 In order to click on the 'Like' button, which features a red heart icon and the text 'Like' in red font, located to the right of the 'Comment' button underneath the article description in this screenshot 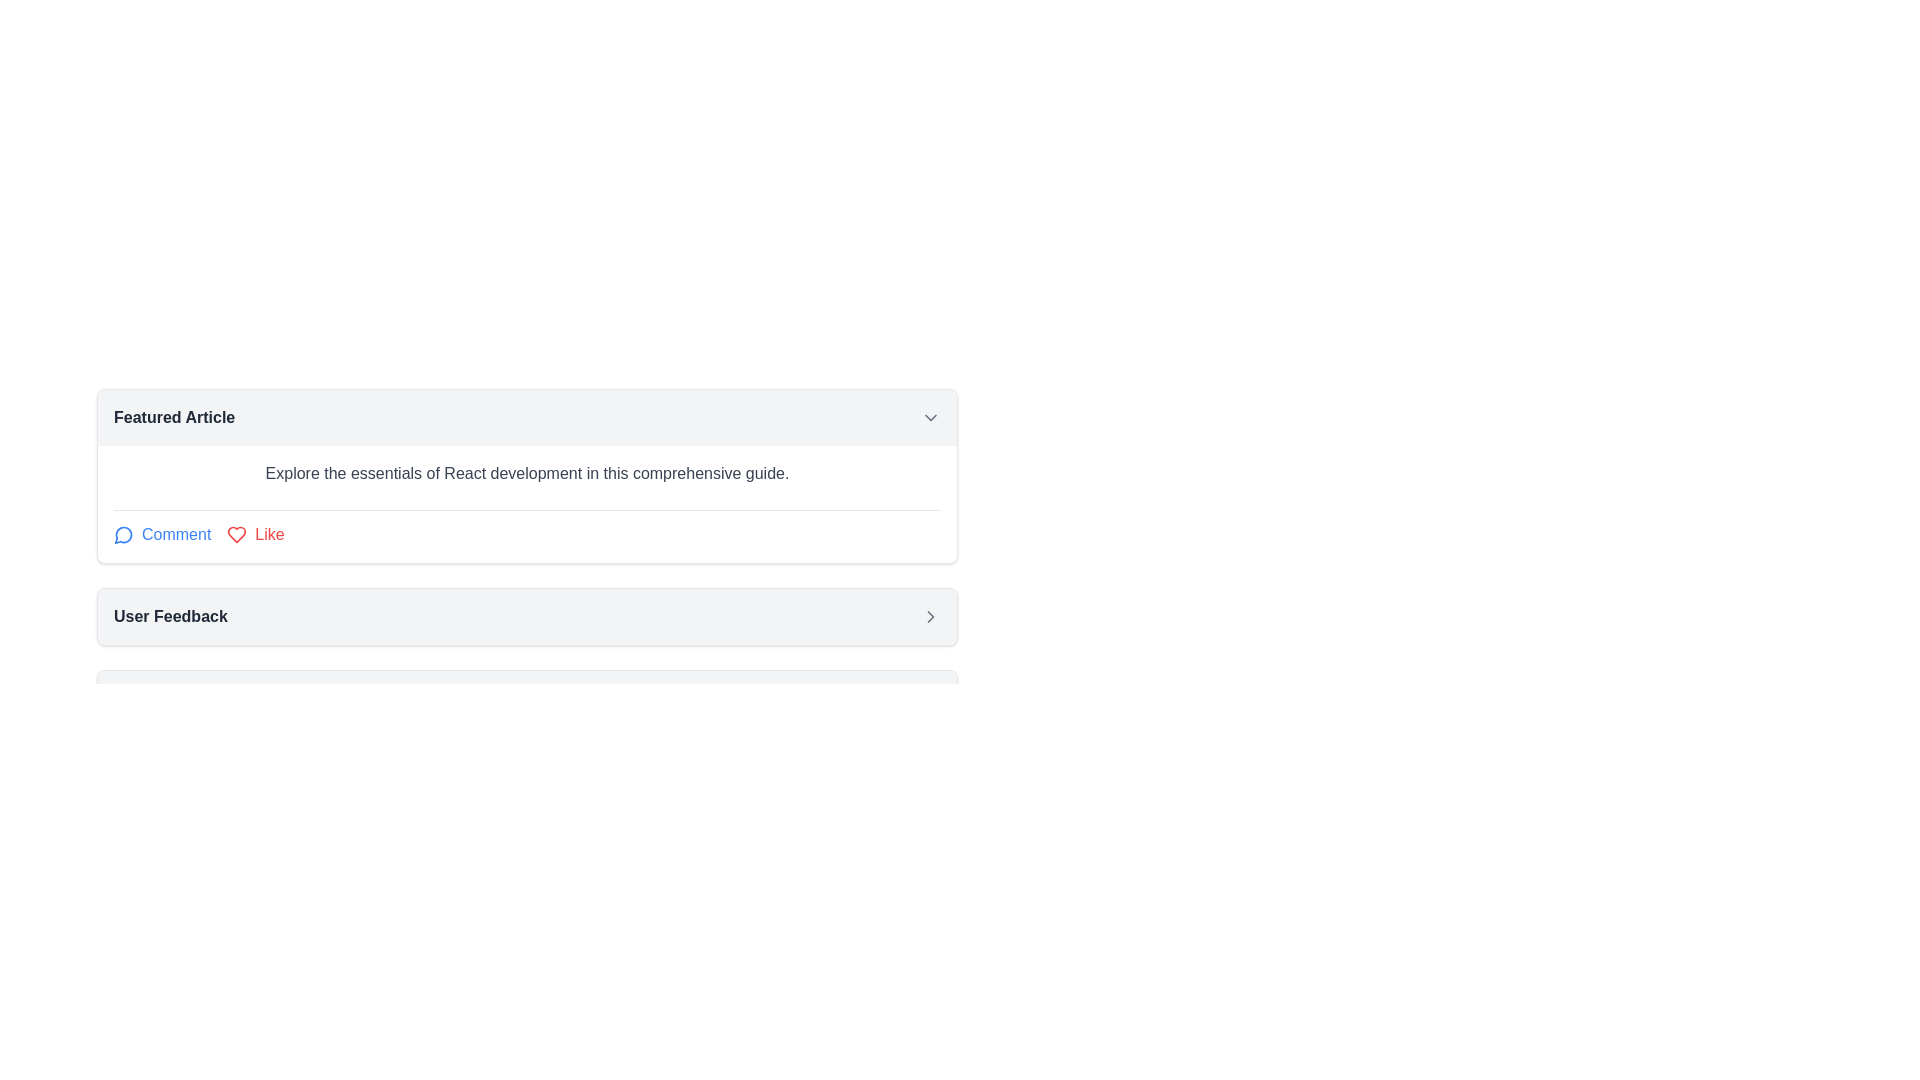, I will do `click(255, 534)`.